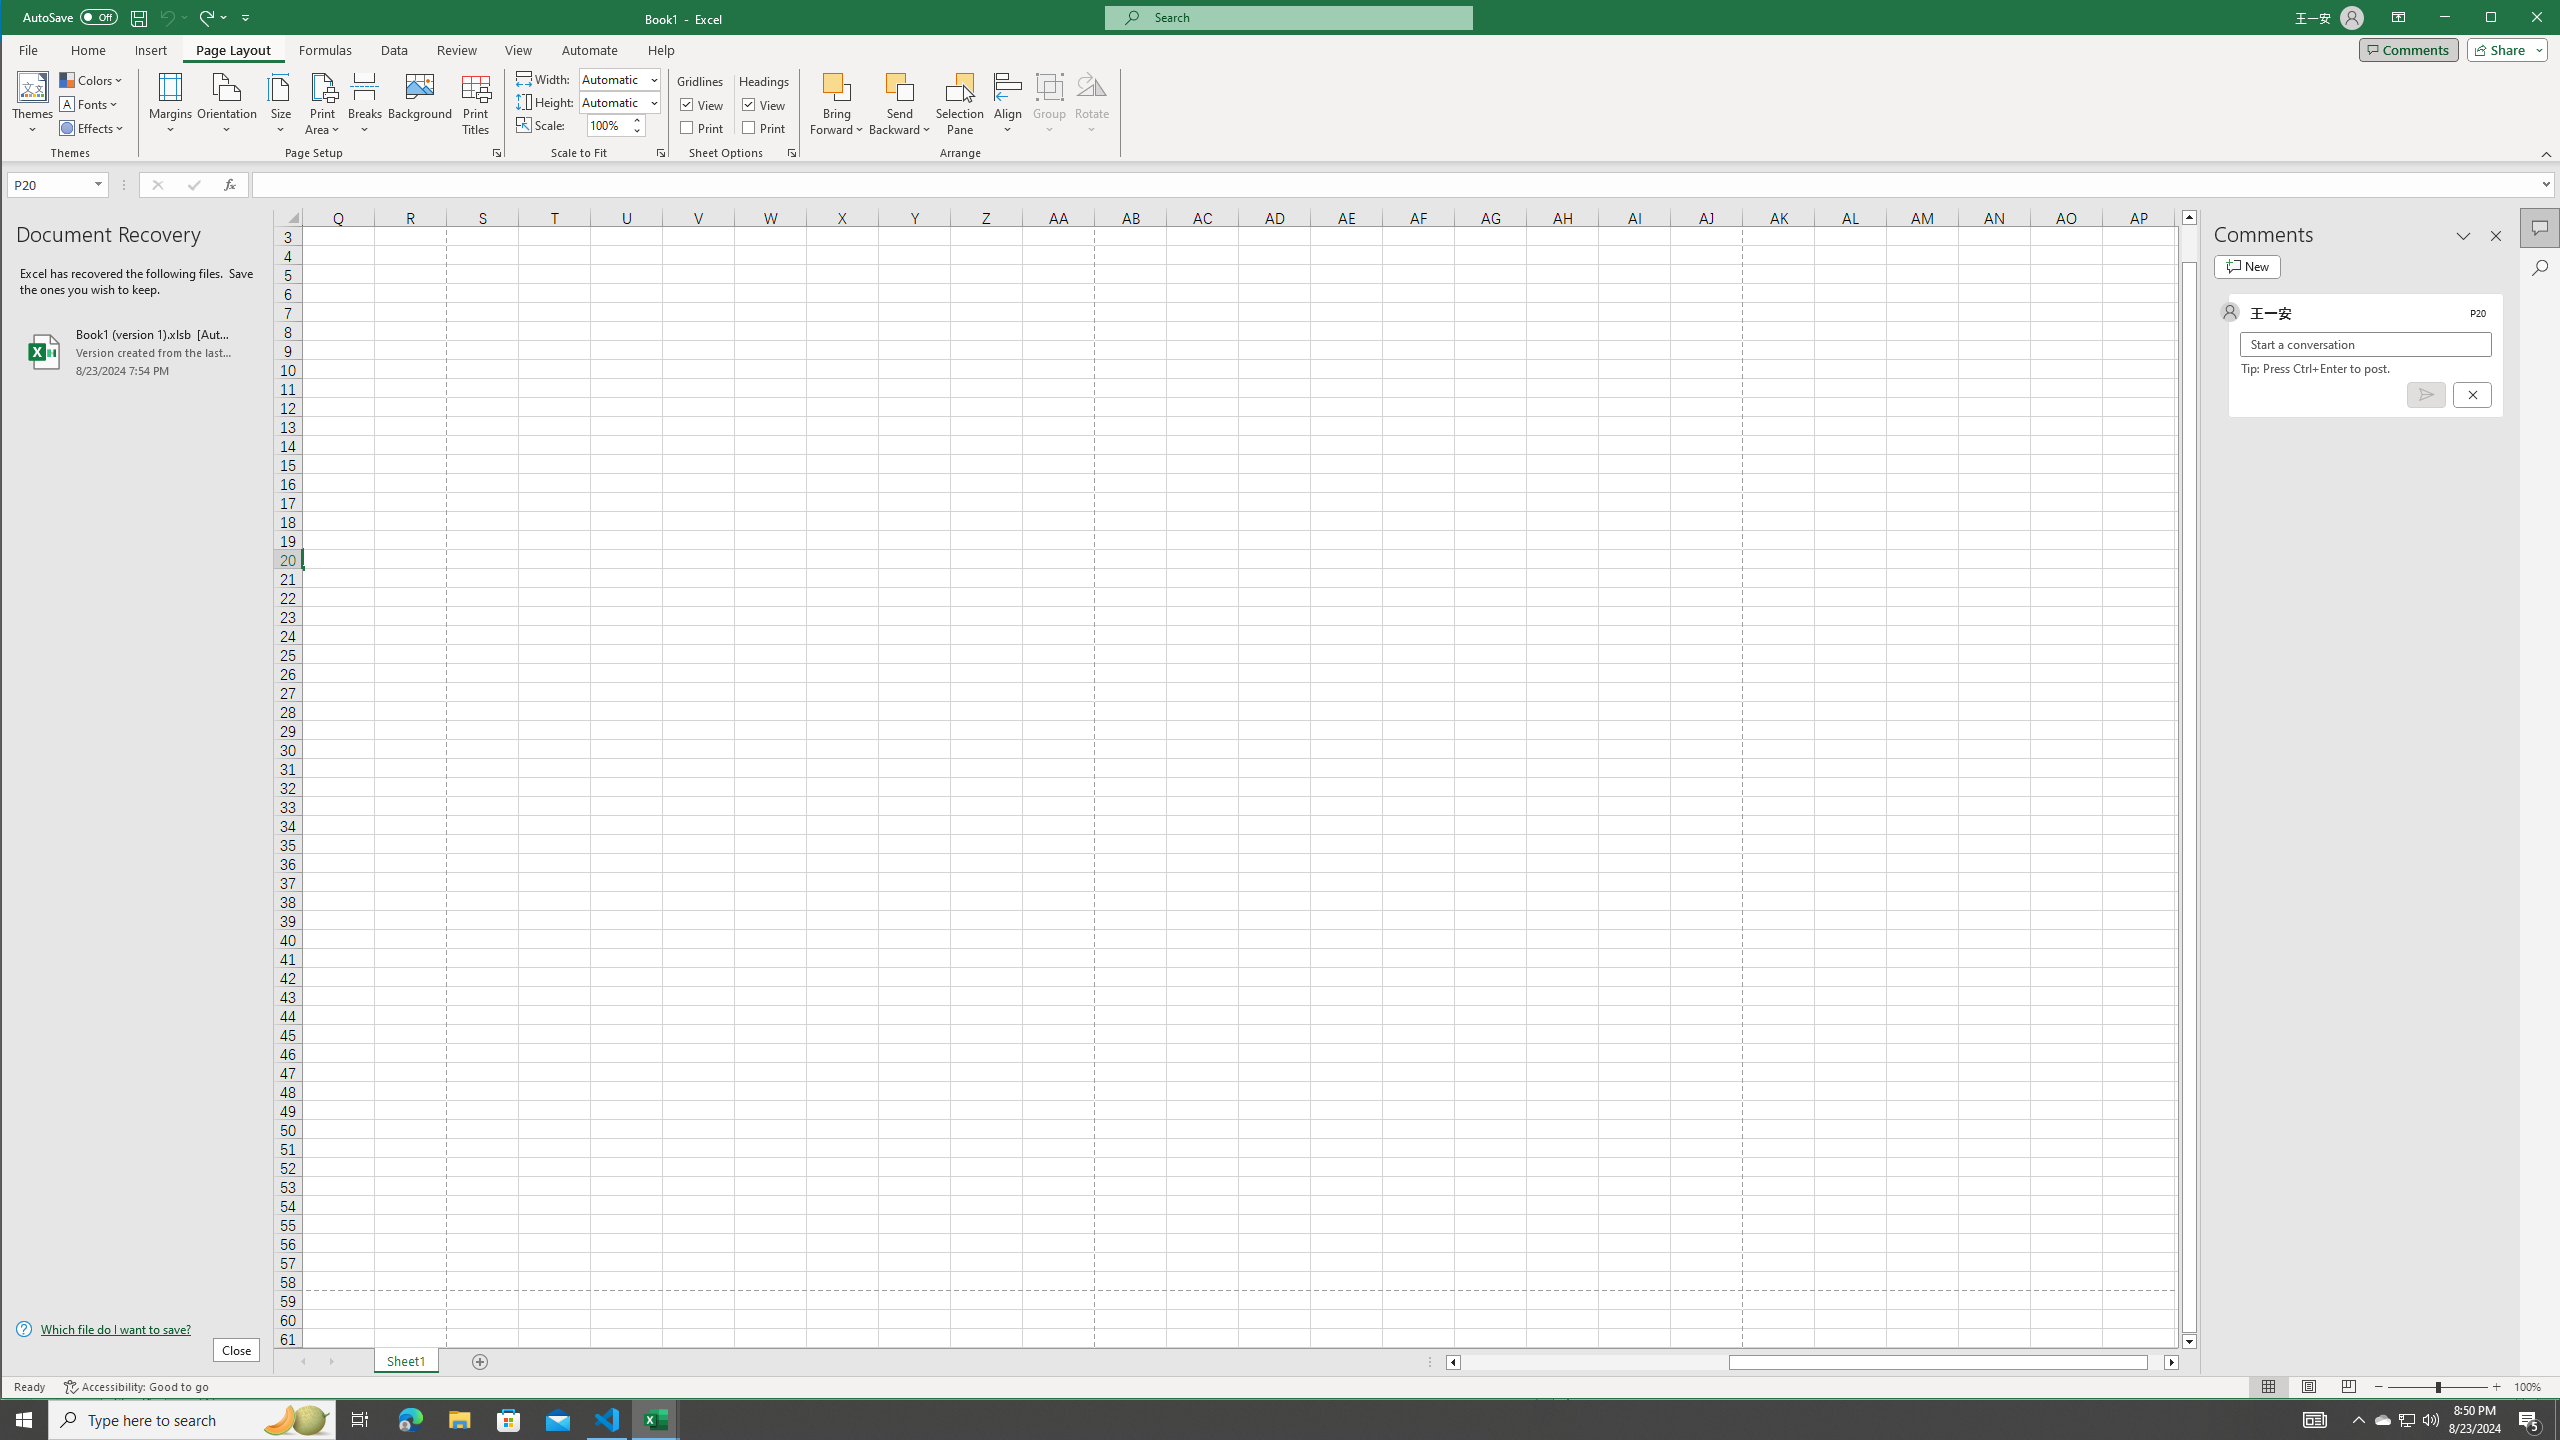 This screenshot has height=1440, width=2560. Describe the element at coordinates (790, 153) in the screenshot. I see `'Sheet Options'` at that location.